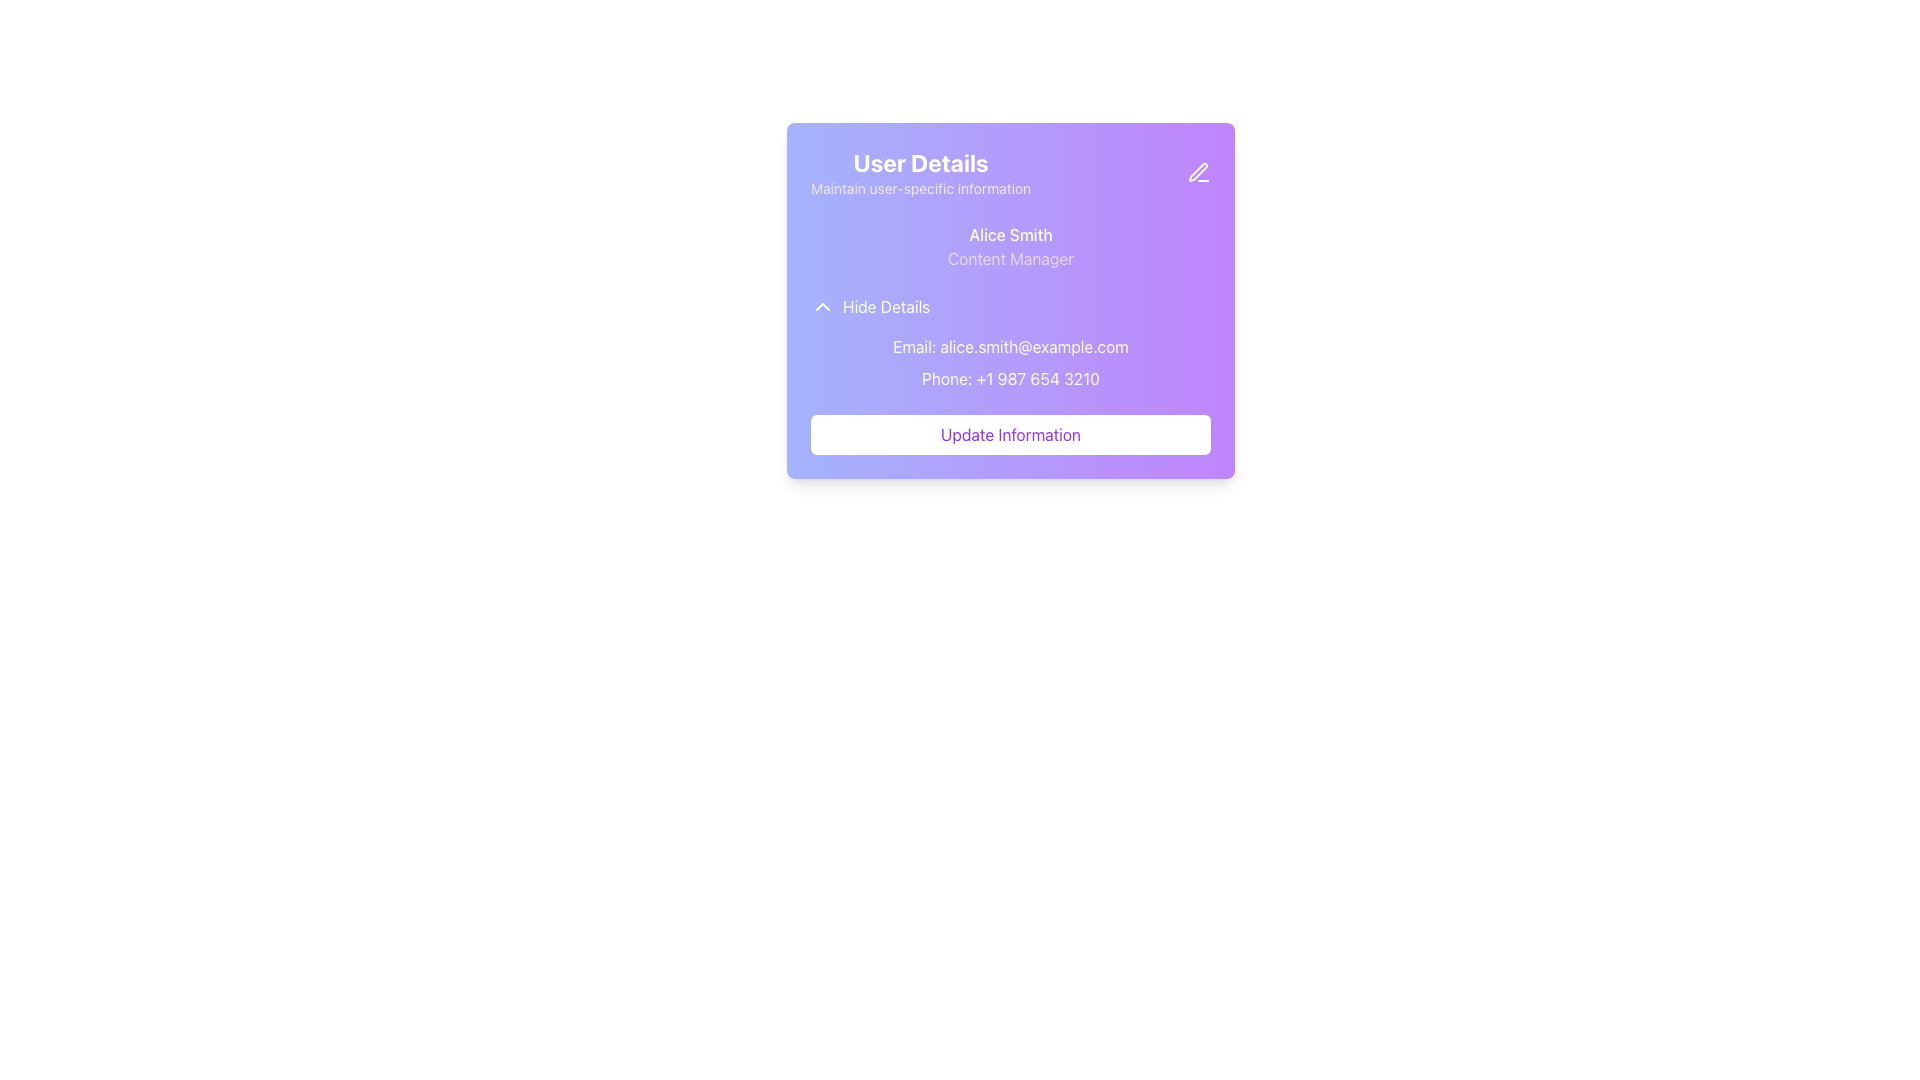  Describe the element at coordinates (1011, 434) in the screenshot. I see `the button that updates the user's information, located beneath the displayed details of 'Alice Smith', 'Content Manager', and contact information` at that location.